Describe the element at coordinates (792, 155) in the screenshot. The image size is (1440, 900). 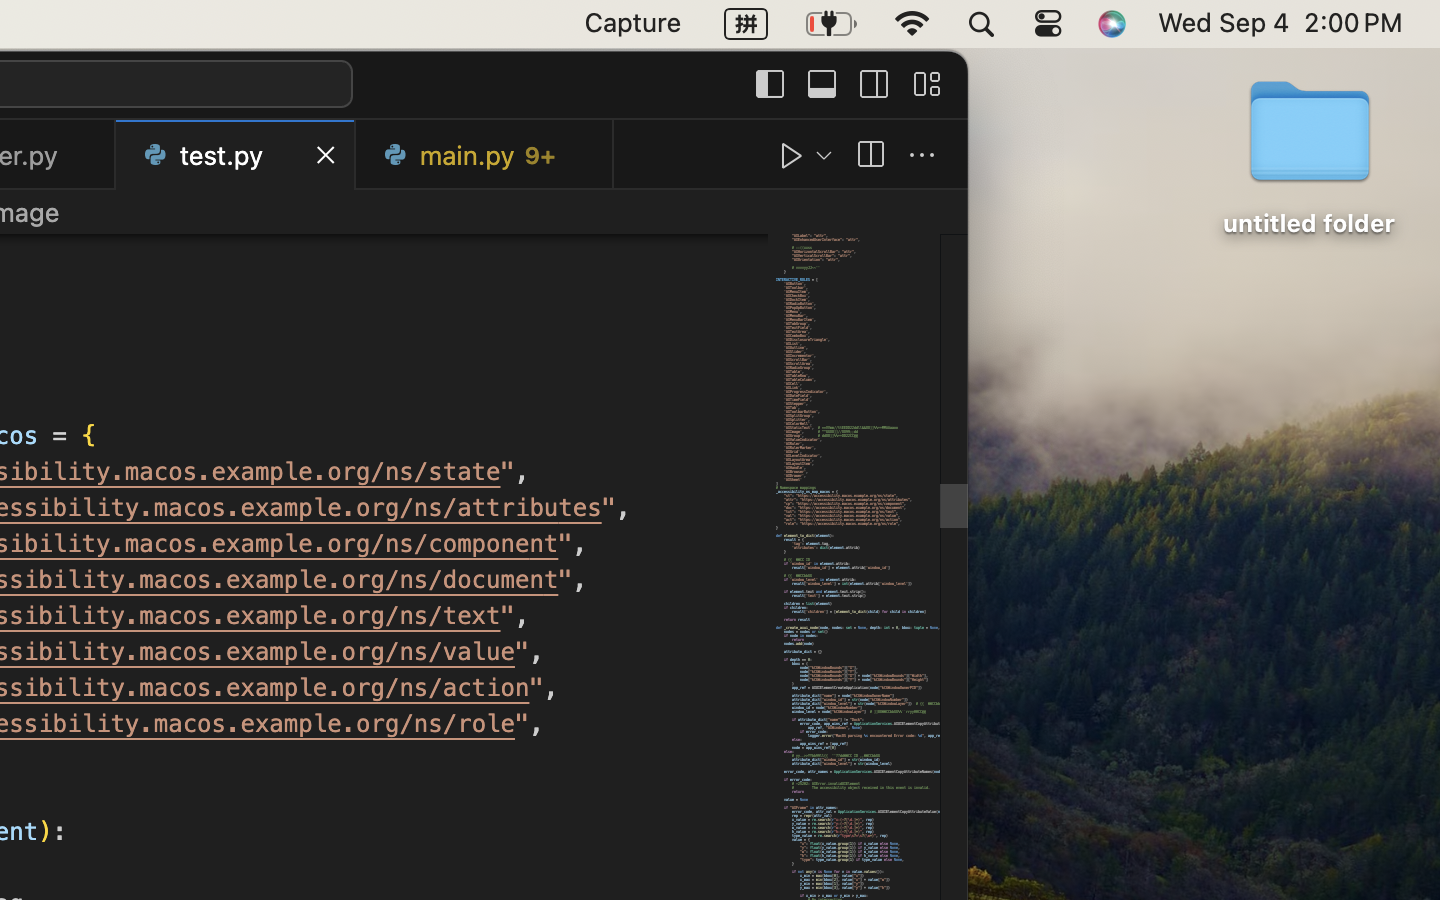
I see `''` at that location.